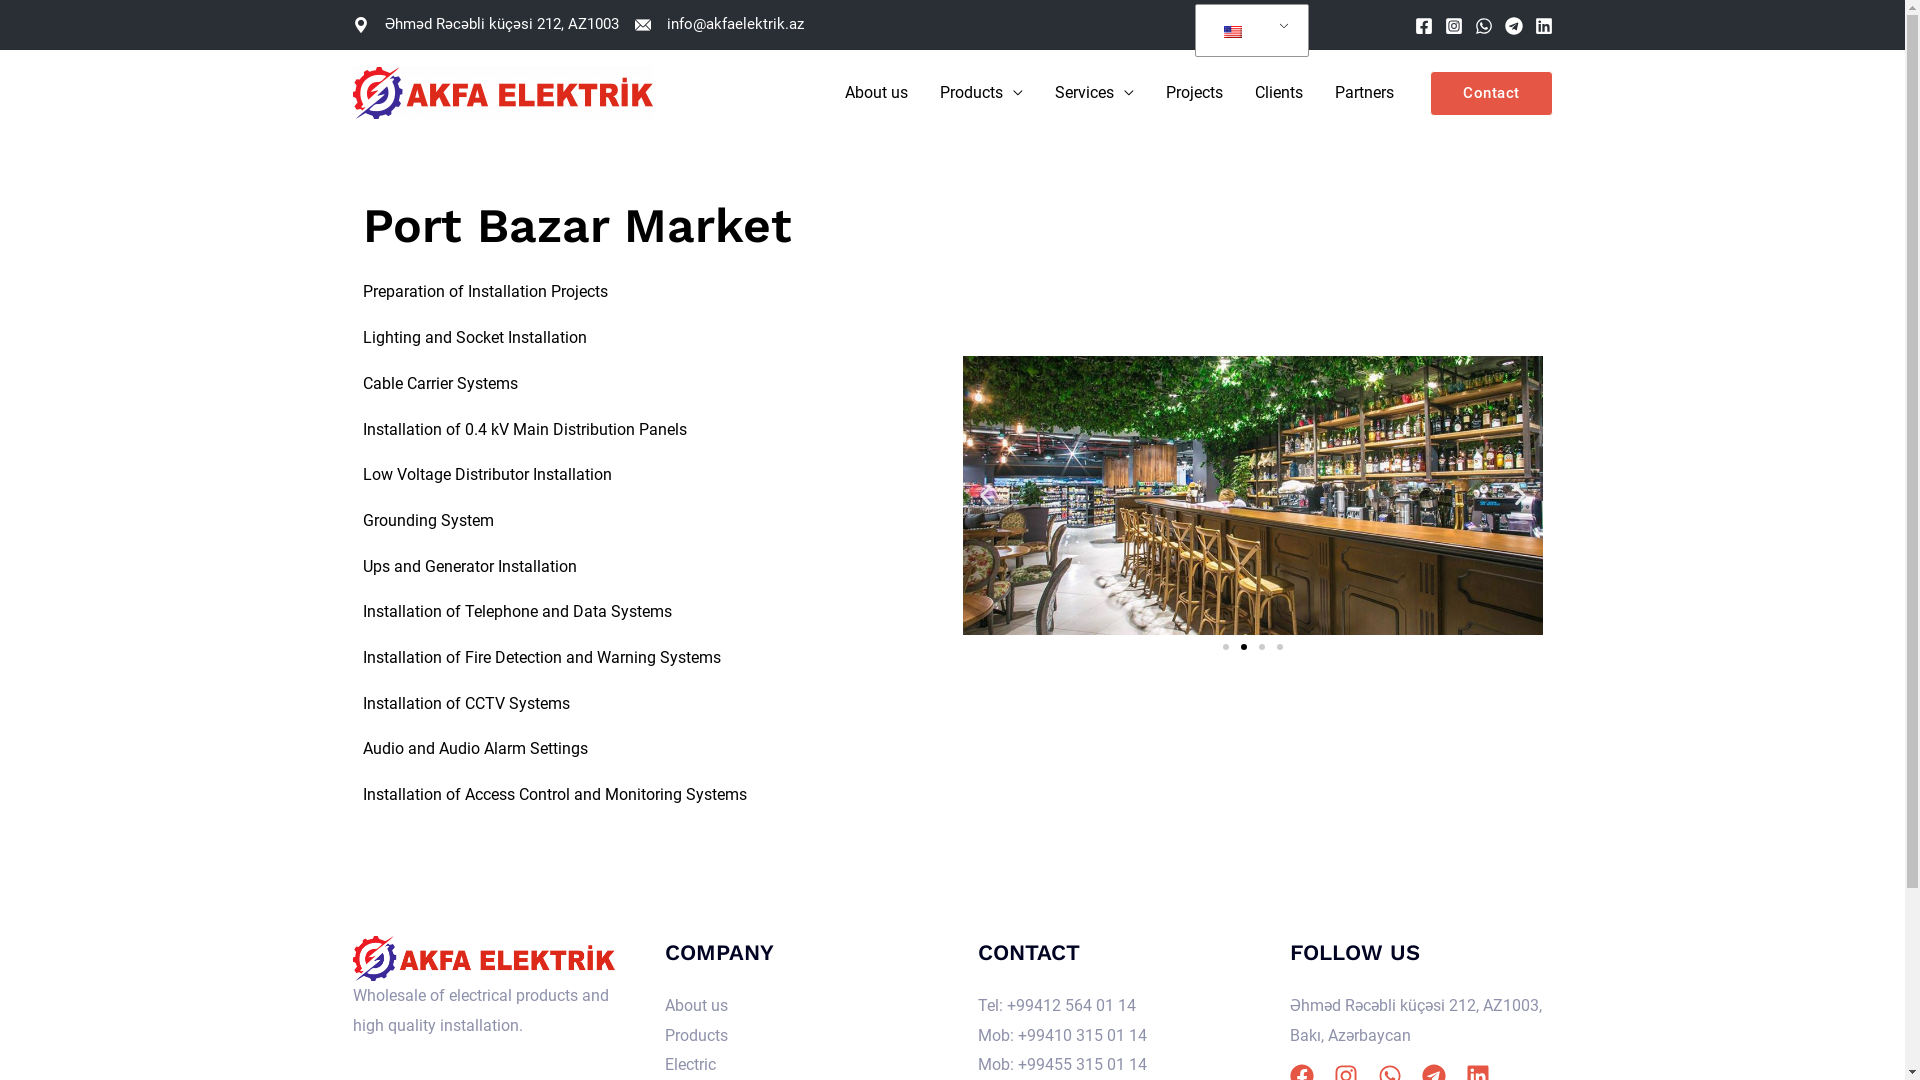  What do you see at coordinates (981, 92) in the screenshot?
I see `'Products'` at bounding box center [981, 92].